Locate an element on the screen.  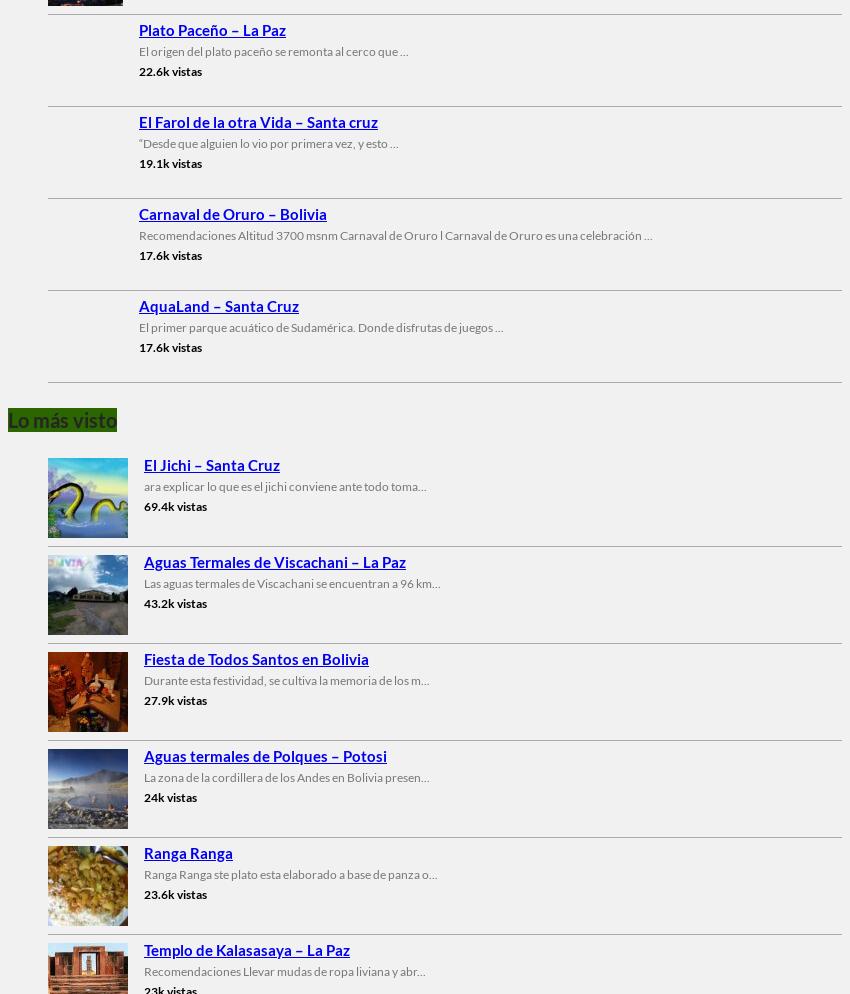
'El origen del plato paceño se remonta al cerco que ...' is located at coordinates (273, 49).